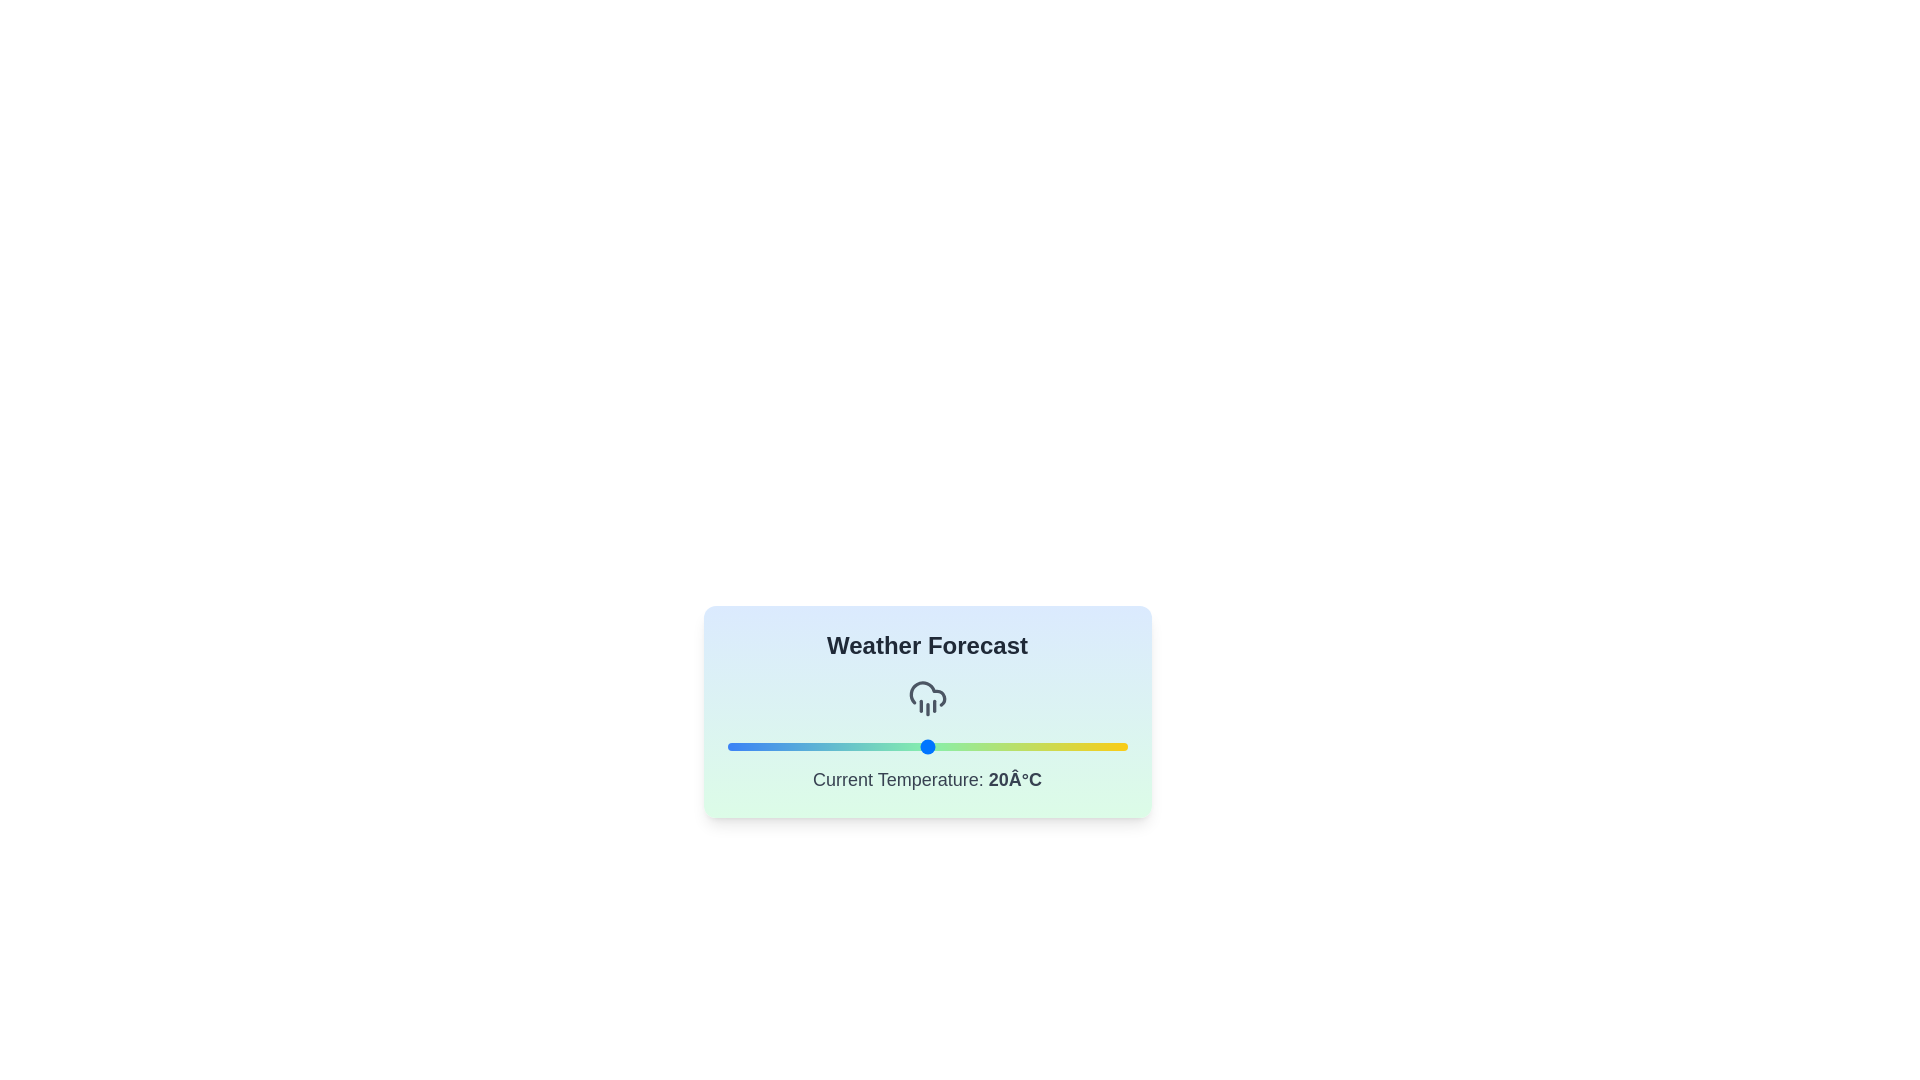  Describe the element at coordinates (817, 747) in the screenshot. I see `the temperature slider to 9°C` at that location.